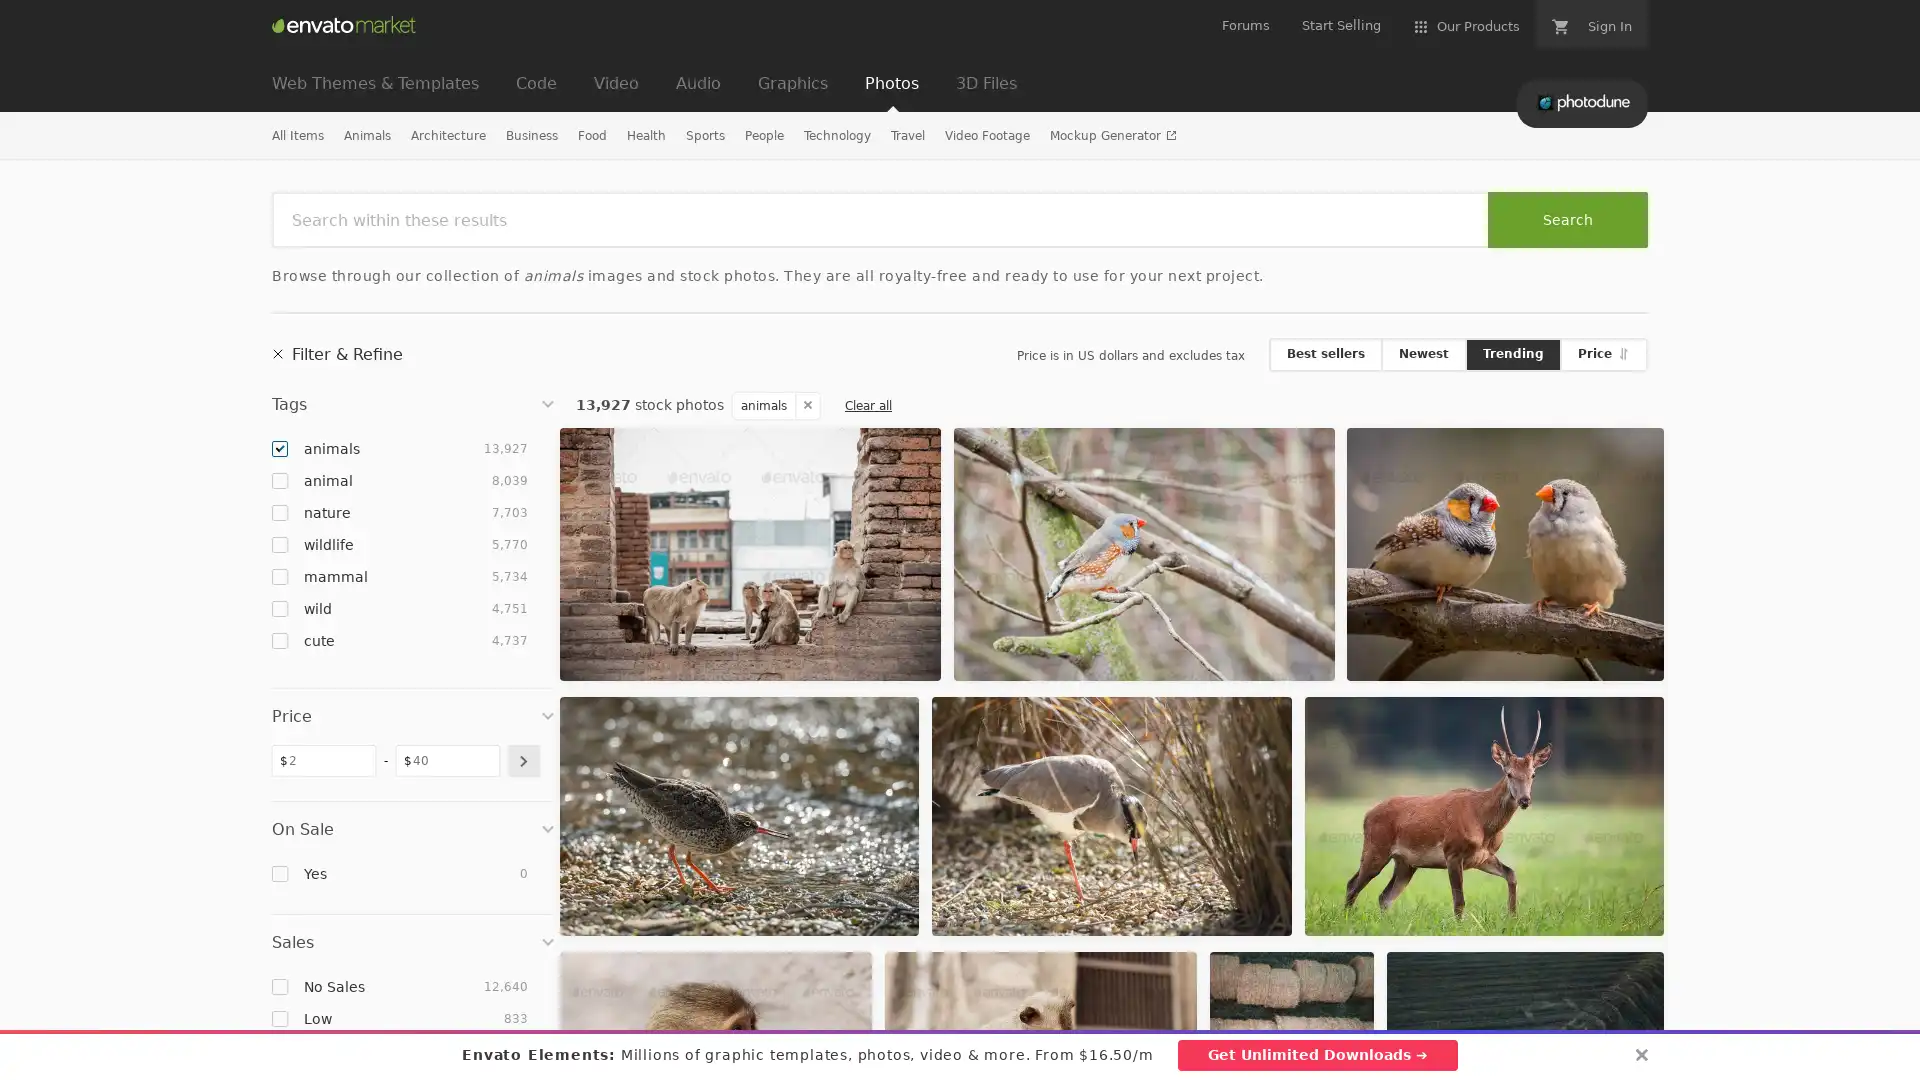 The image size is (1920, 1080). What do you see at coordinates (1567, 219) in the screenshot?
I see `Search` at bounding box center [1567, 219].